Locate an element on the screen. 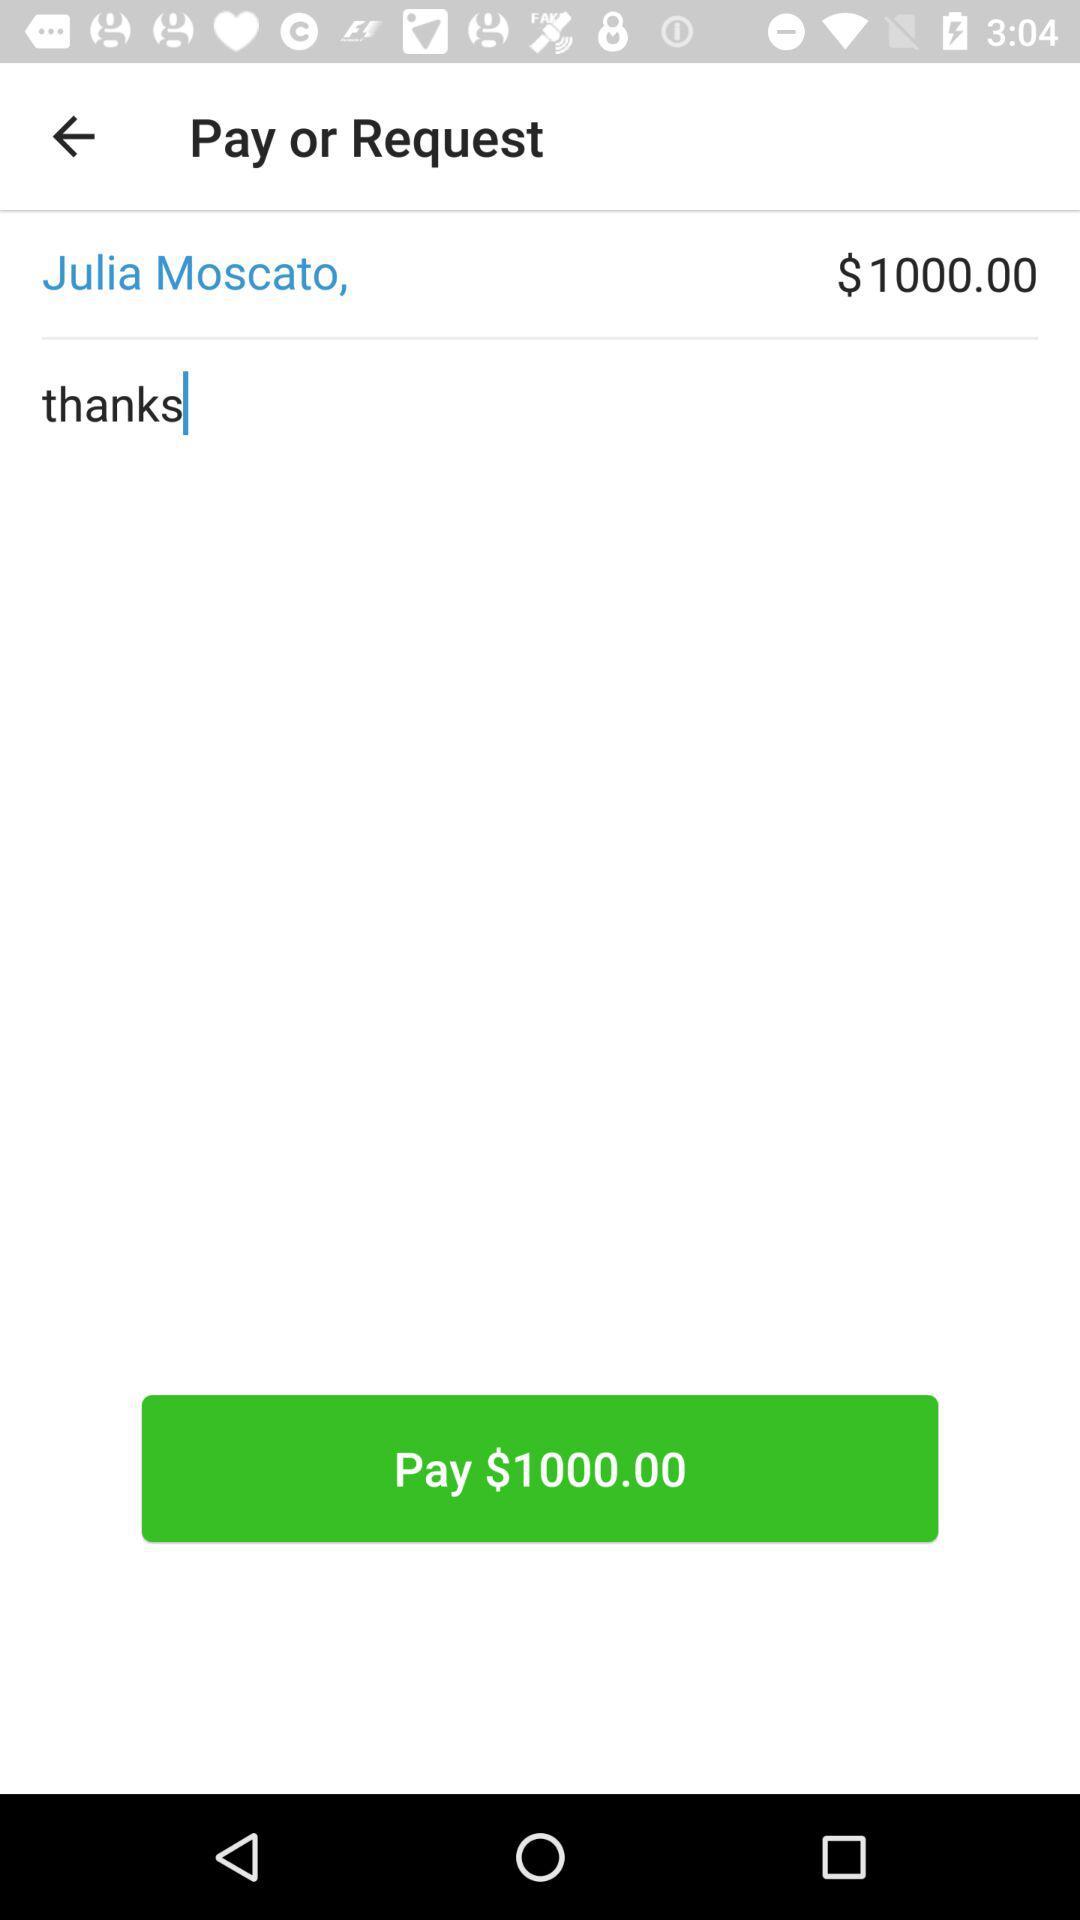 This screenshot has height=1920, width=1080. icon next to $ is located at coordinates (417, 272).